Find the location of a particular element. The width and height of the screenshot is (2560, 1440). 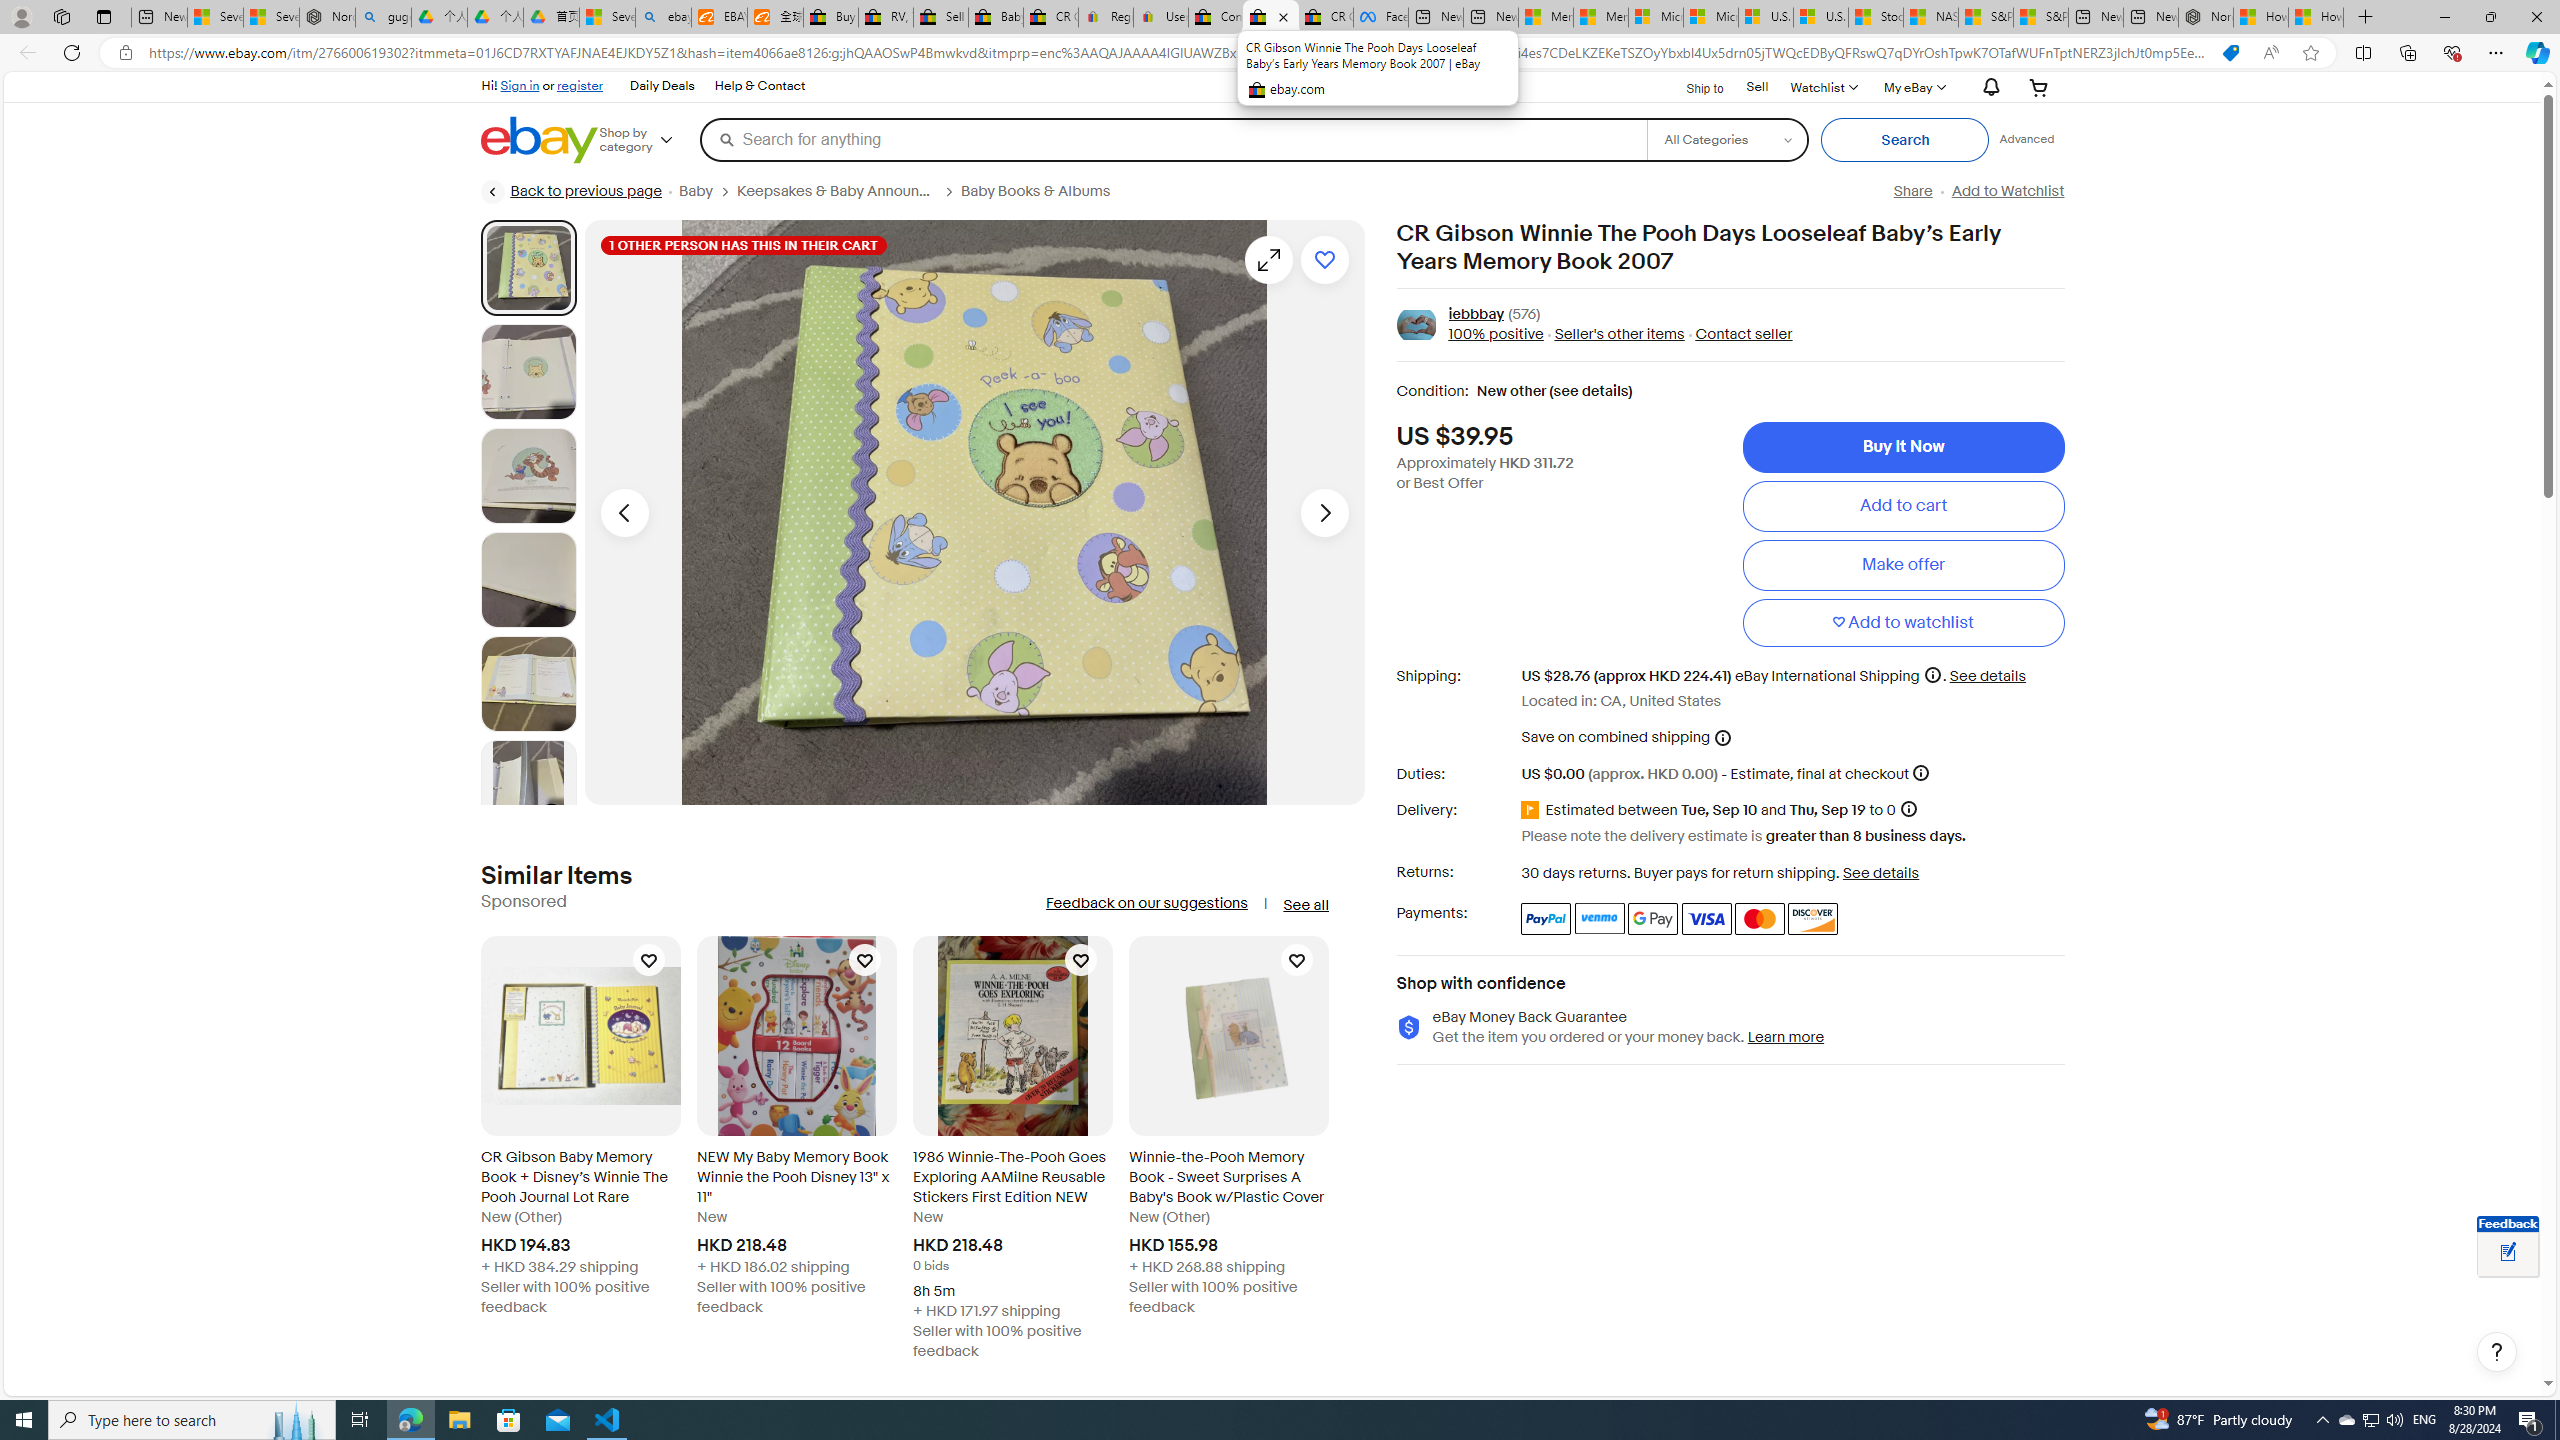

'Help & Contact' is located at coordinates (759, 87).